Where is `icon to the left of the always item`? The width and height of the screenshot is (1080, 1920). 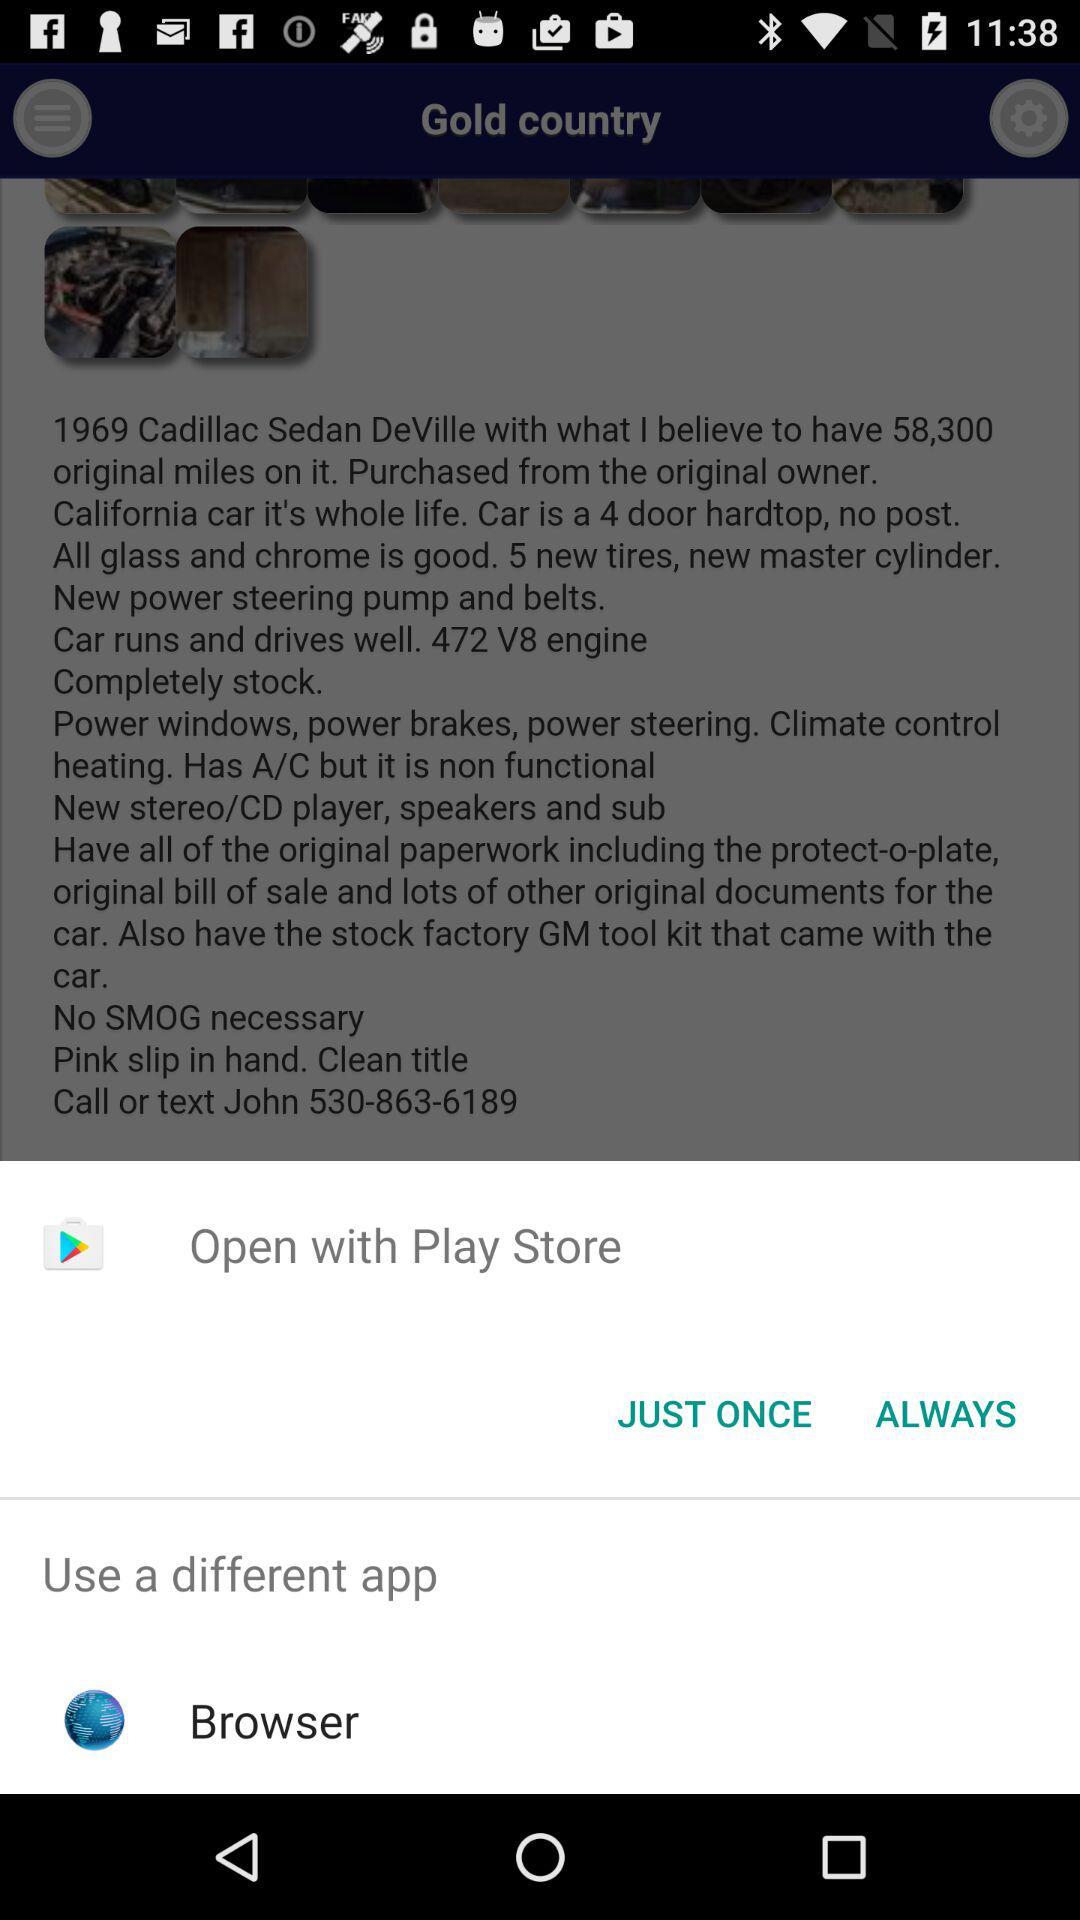 icon to the left of the always item is located at coordinates (713, 1411).